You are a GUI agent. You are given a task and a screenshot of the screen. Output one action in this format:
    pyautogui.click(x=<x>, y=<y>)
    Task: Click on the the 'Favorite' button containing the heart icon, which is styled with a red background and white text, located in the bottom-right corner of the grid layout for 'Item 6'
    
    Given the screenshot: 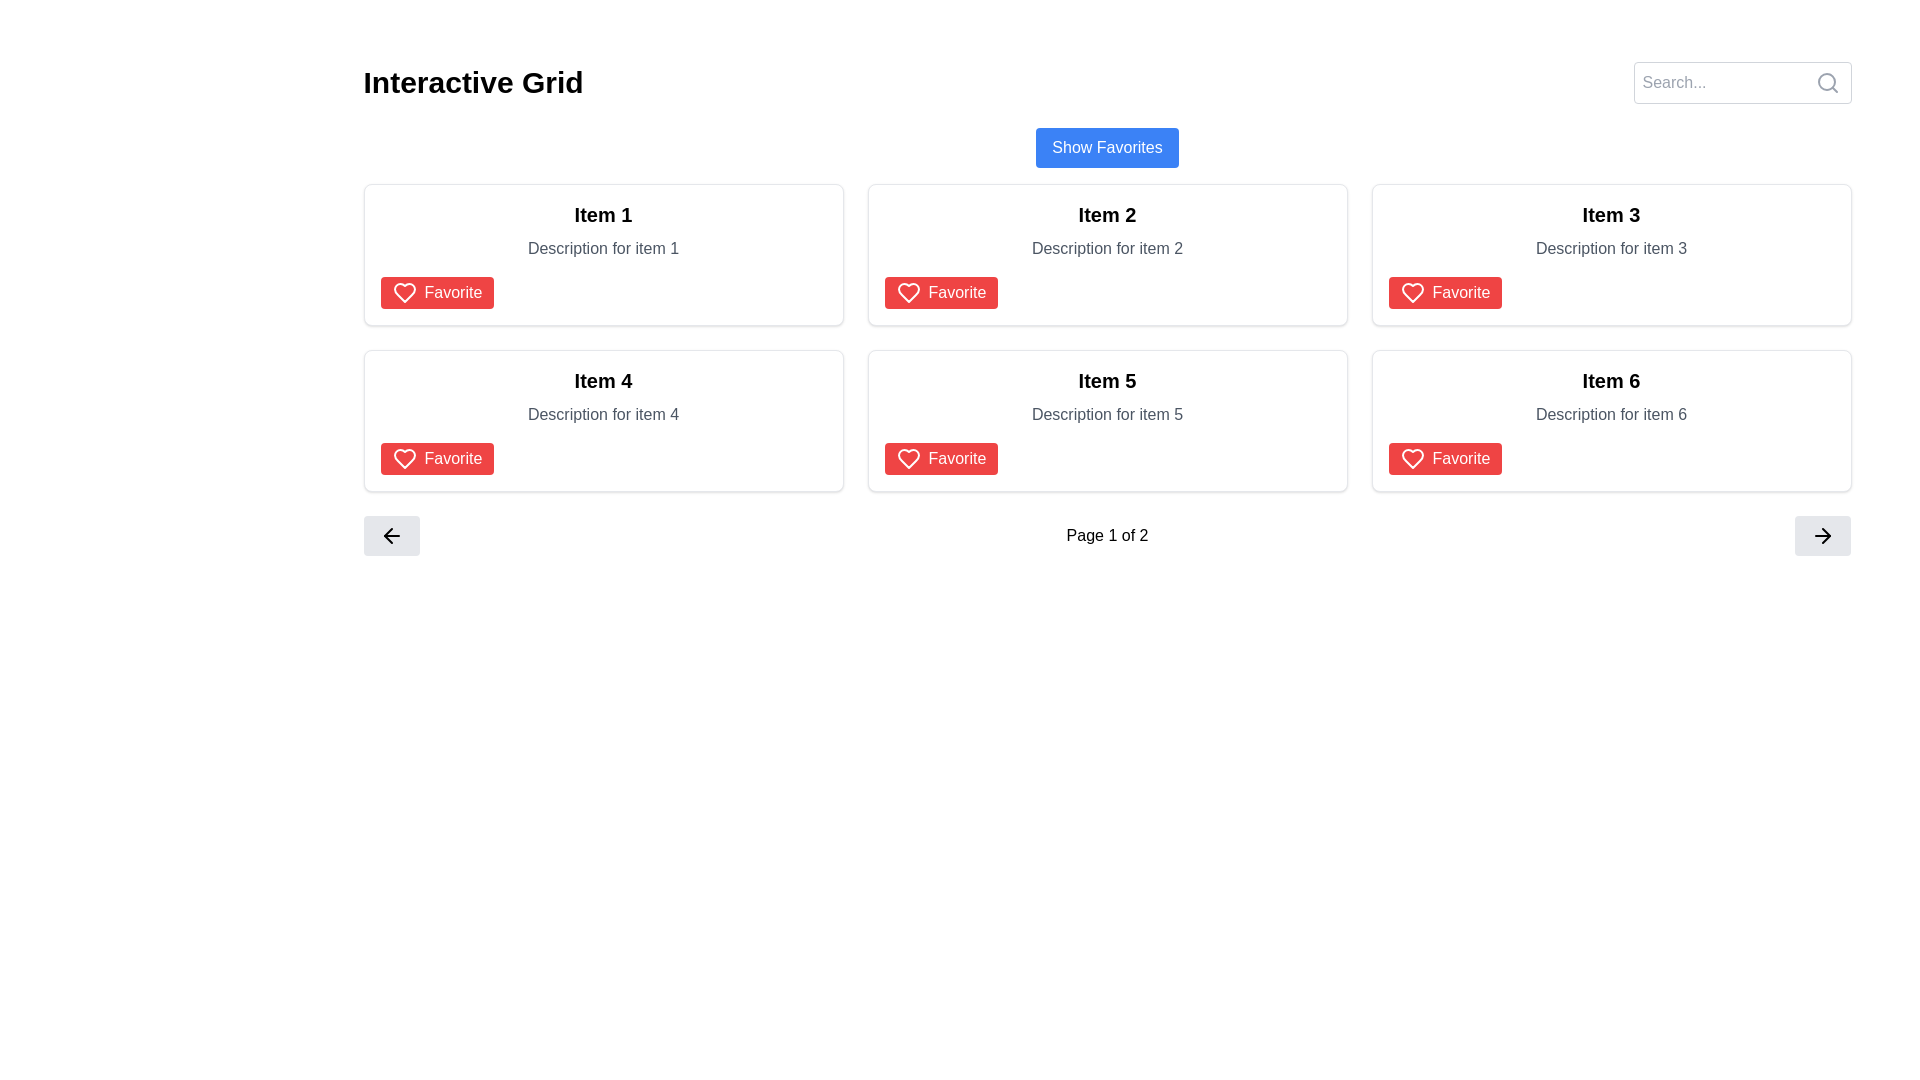 What is the action you would take?
    pyautogui.click(x=1411, y=459)
    